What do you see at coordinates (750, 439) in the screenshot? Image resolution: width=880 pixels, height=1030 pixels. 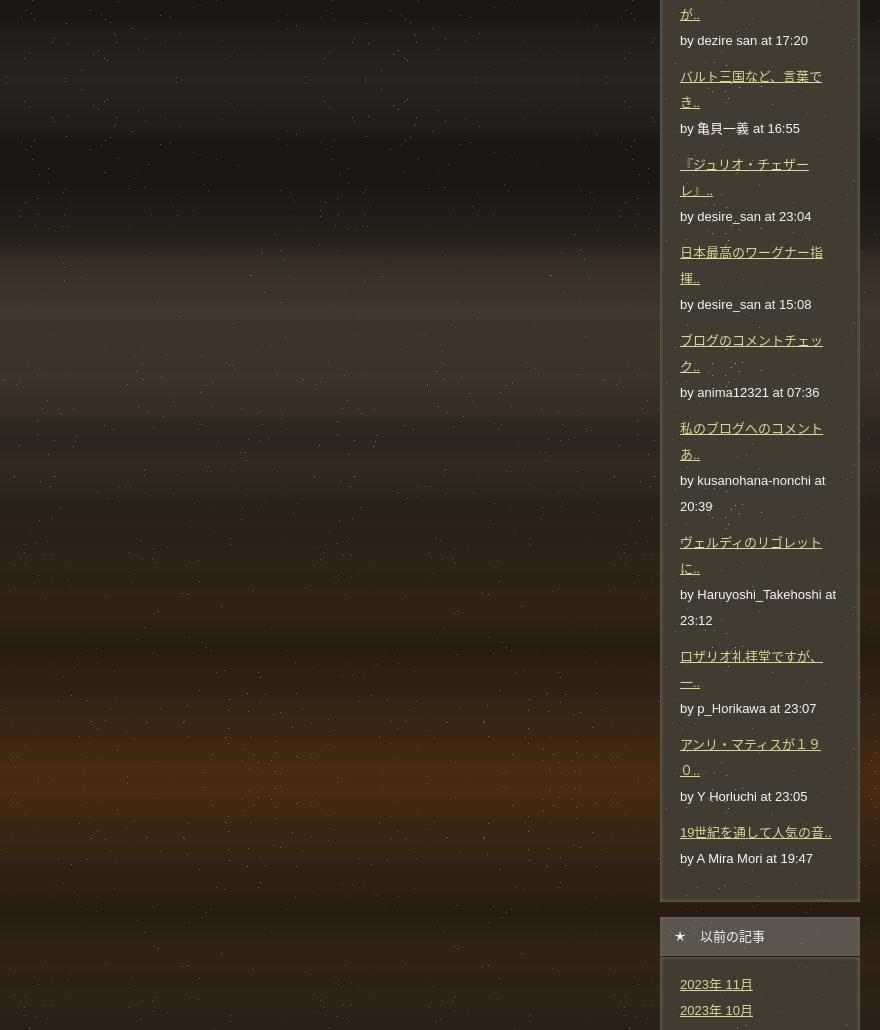 I see `'私のブログへのコメントあ..'` at bounding box center [750, 439].